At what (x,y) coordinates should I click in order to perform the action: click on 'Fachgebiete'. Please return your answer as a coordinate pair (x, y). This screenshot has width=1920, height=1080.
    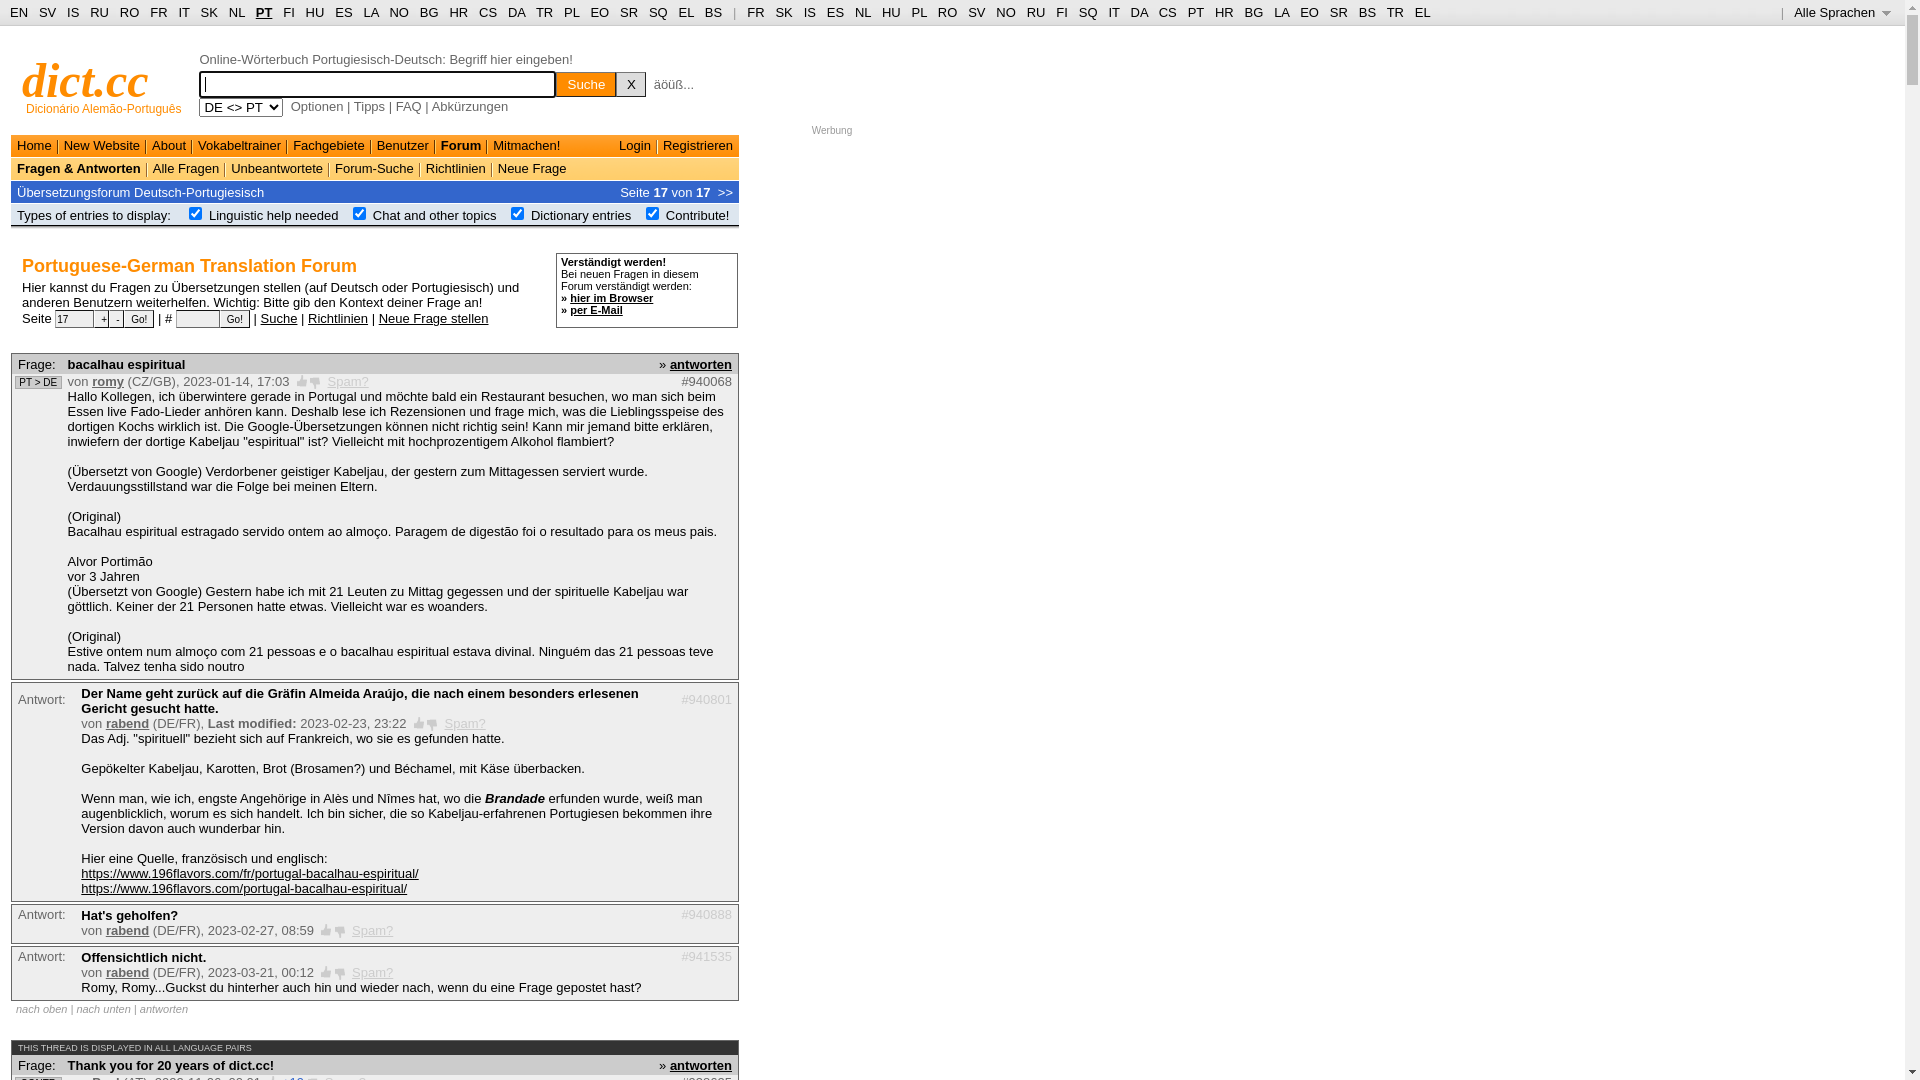
    Looking at the image, I should click on (329, 144).